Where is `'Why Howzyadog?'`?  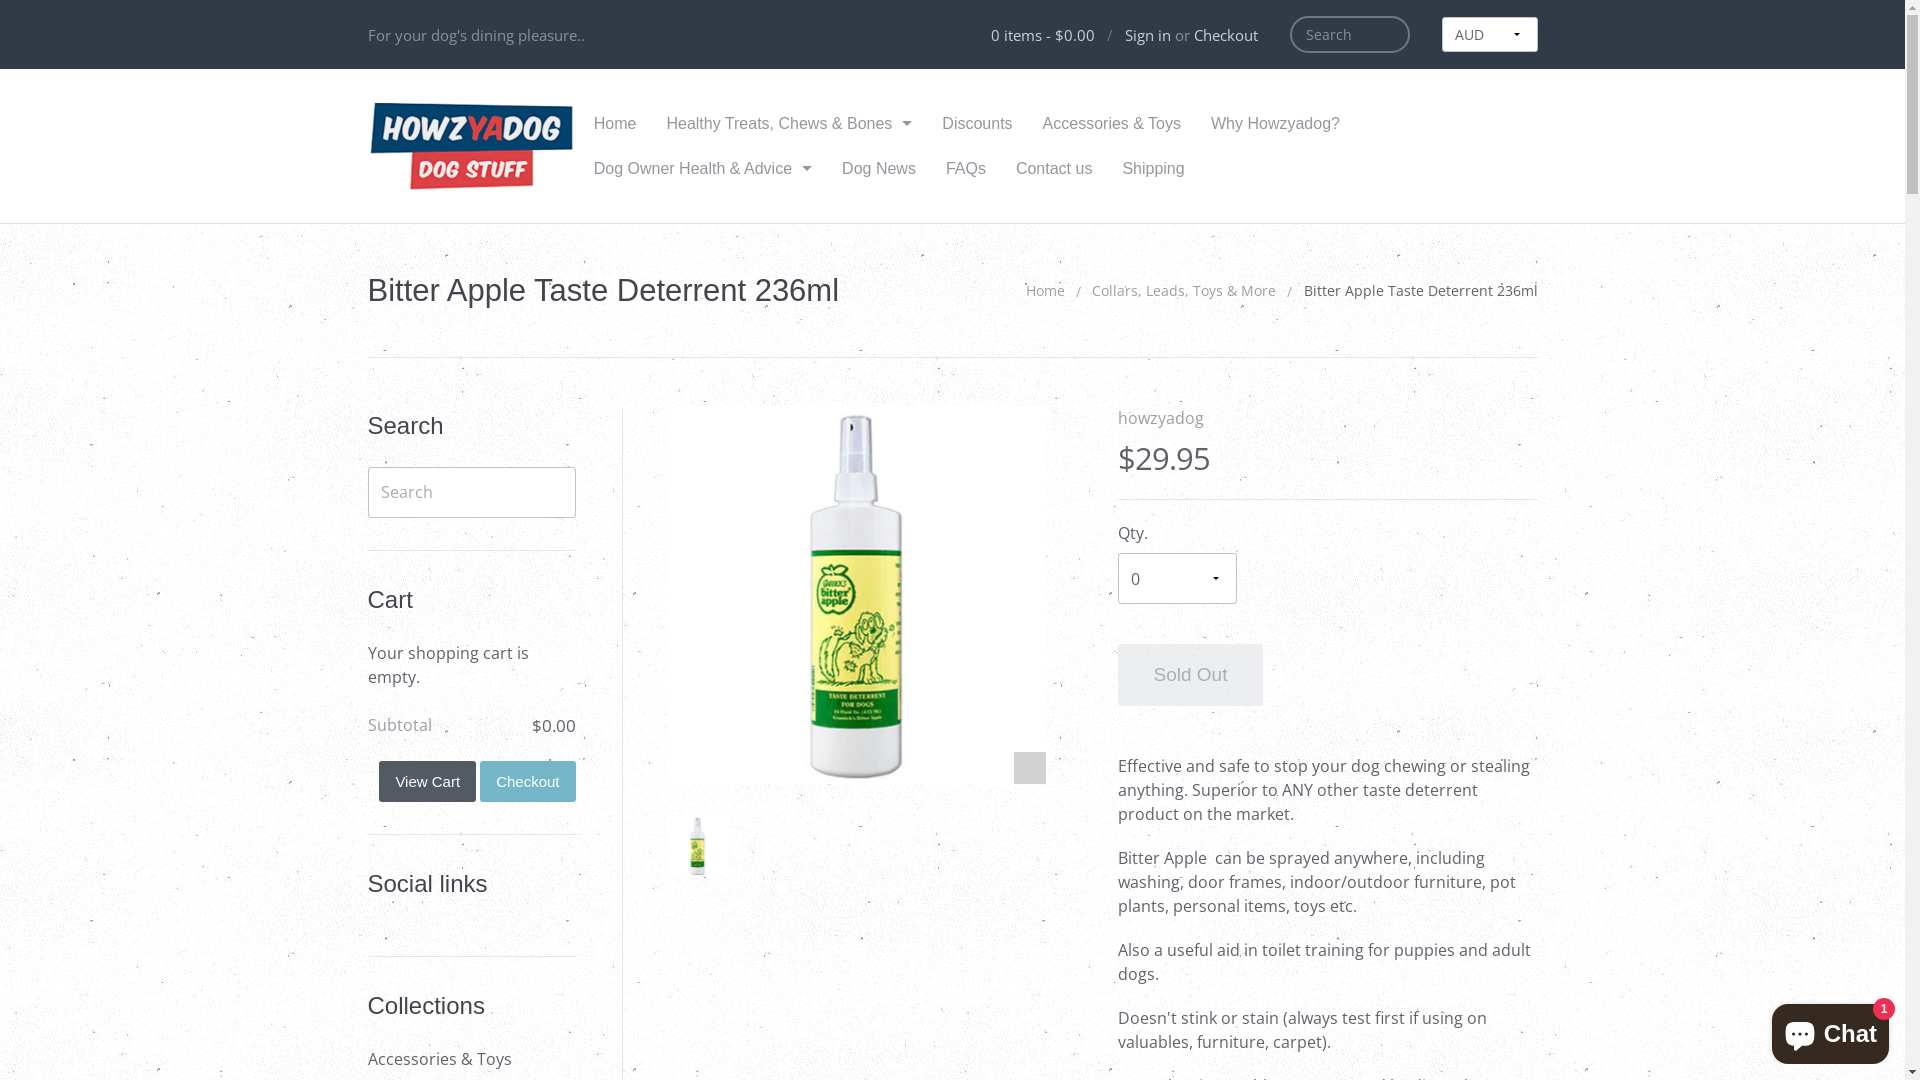
'Why Howzyadog?' is located at coordinates (1274, 123).